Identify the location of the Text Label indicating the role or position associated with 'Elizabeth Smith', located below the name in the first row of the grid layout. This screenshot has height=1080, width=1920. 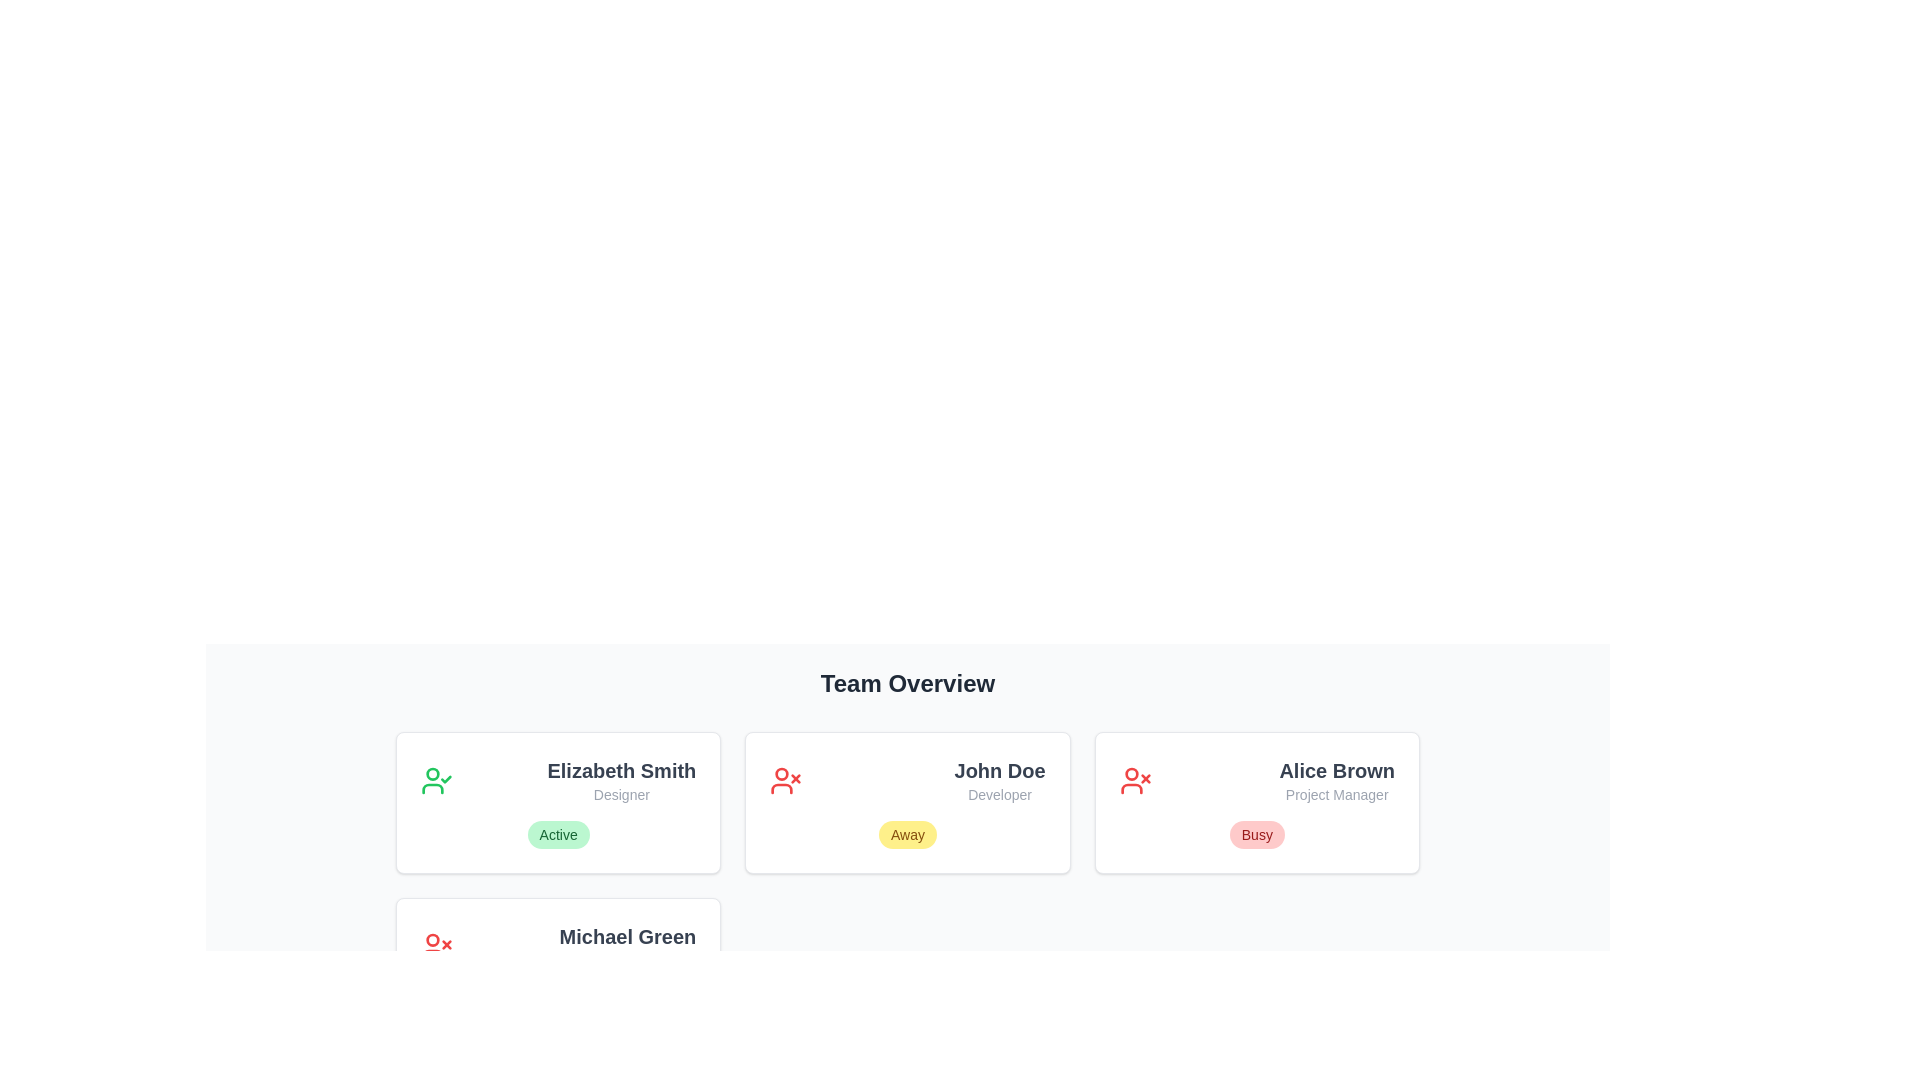
(620, 793).